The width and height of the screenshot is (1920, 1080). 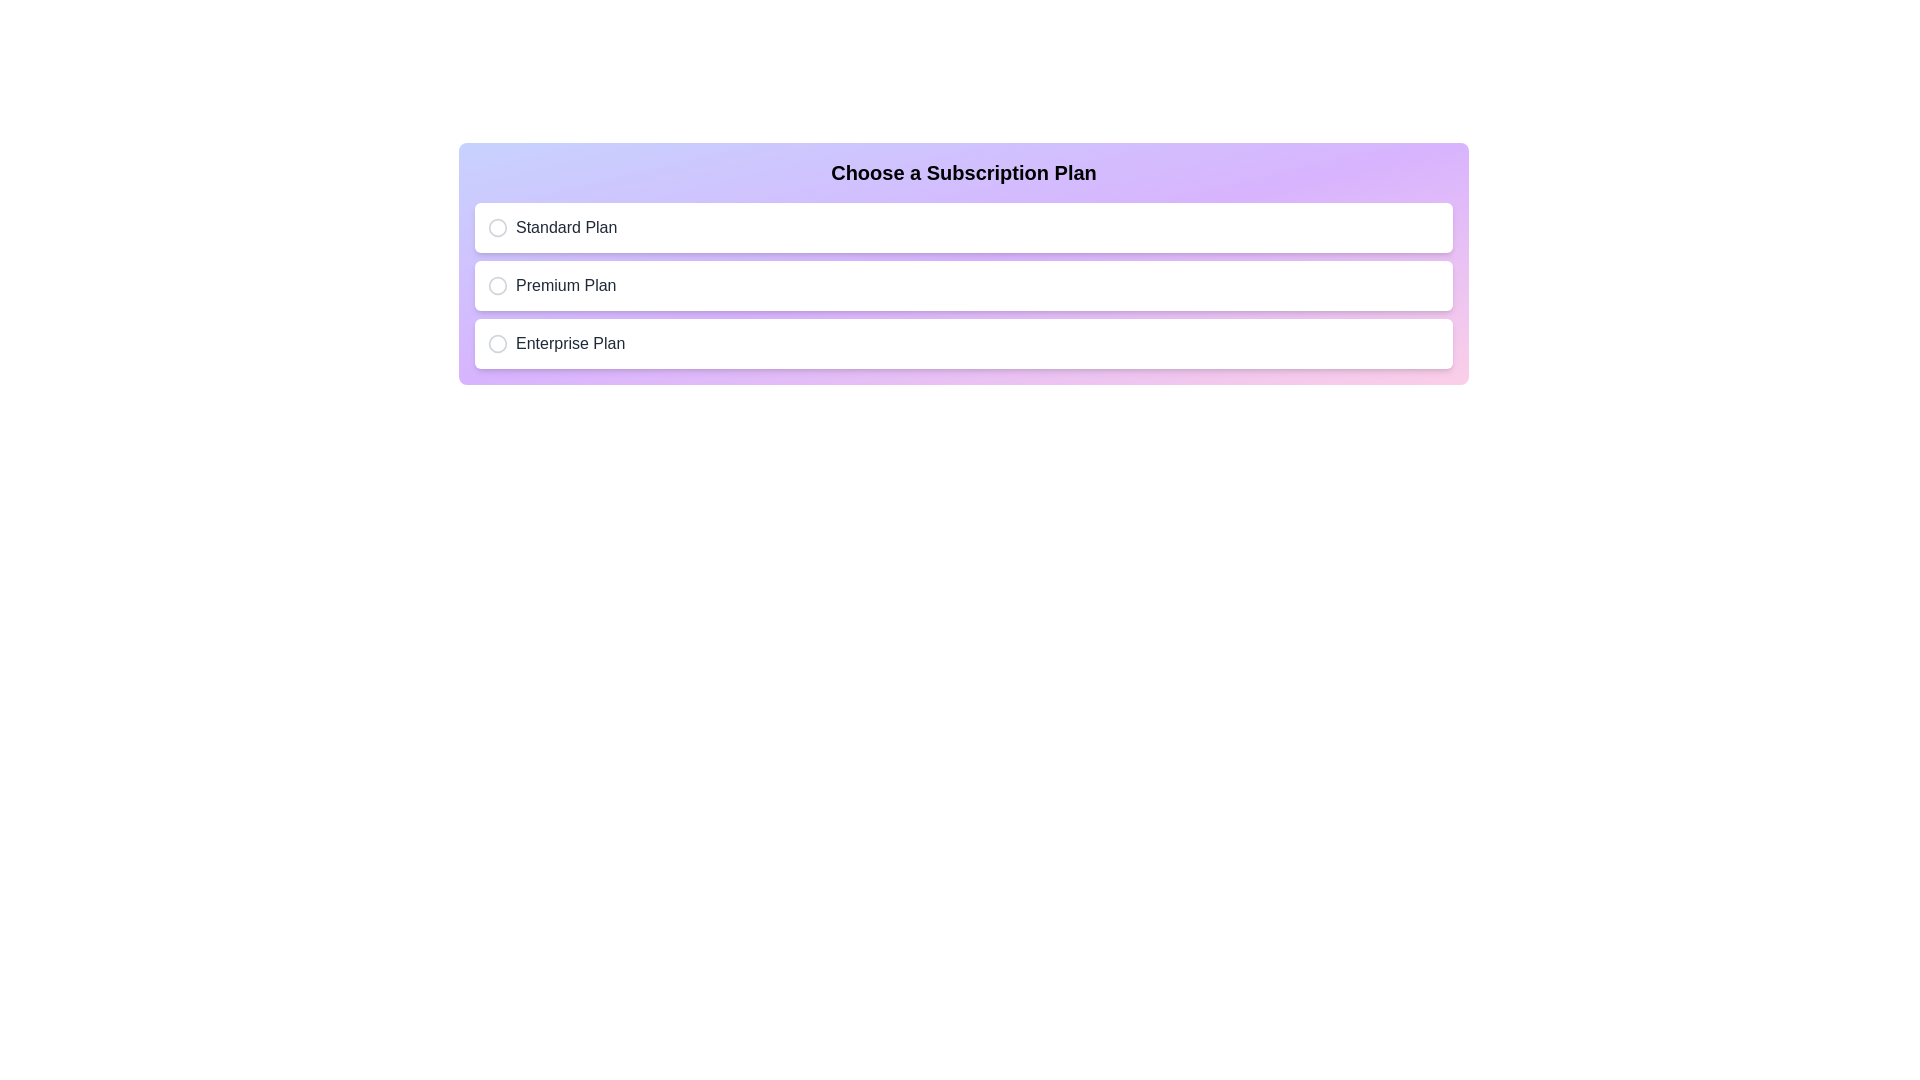 I want to click on the circular radio button with a thin stroke outline and white background, located to the left of the 'Premium Plan' text, so click(x=498, y=285).